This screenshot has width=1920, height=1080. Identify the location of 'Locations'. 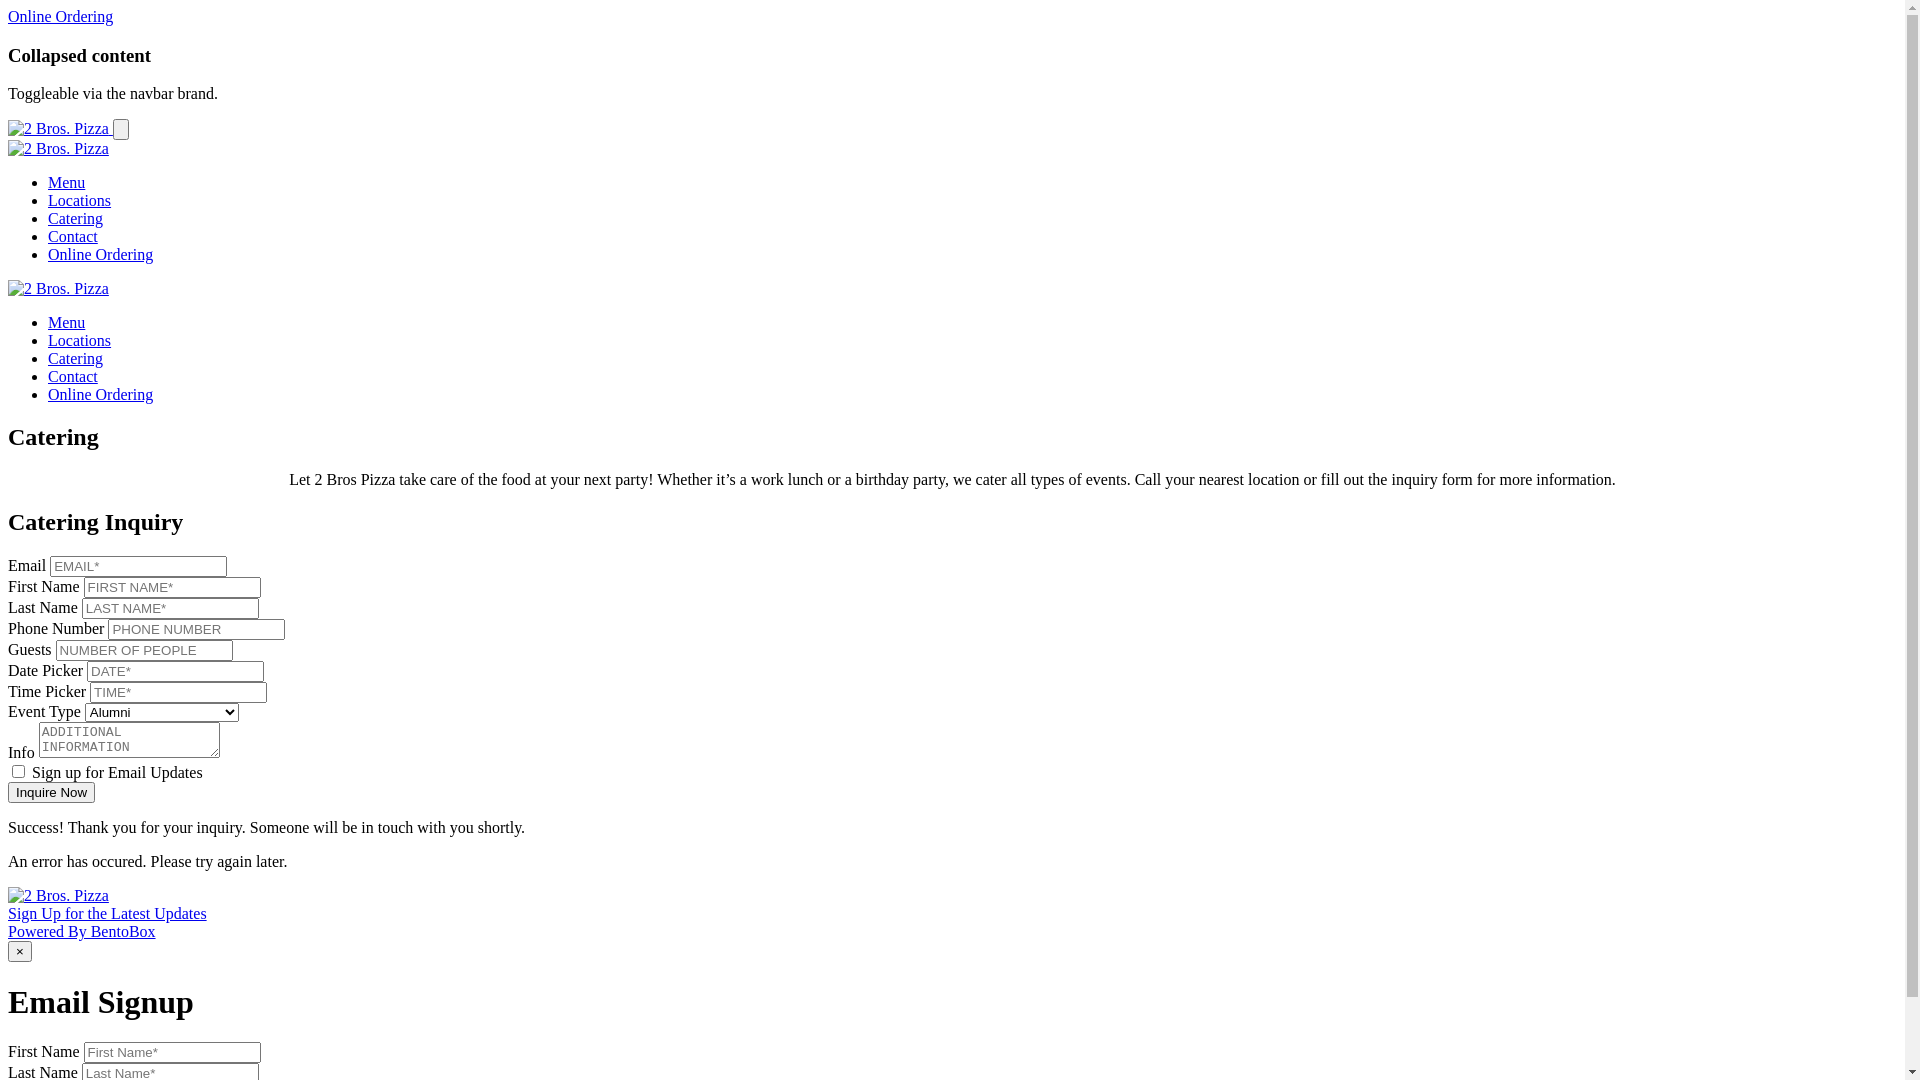
(79, 200).